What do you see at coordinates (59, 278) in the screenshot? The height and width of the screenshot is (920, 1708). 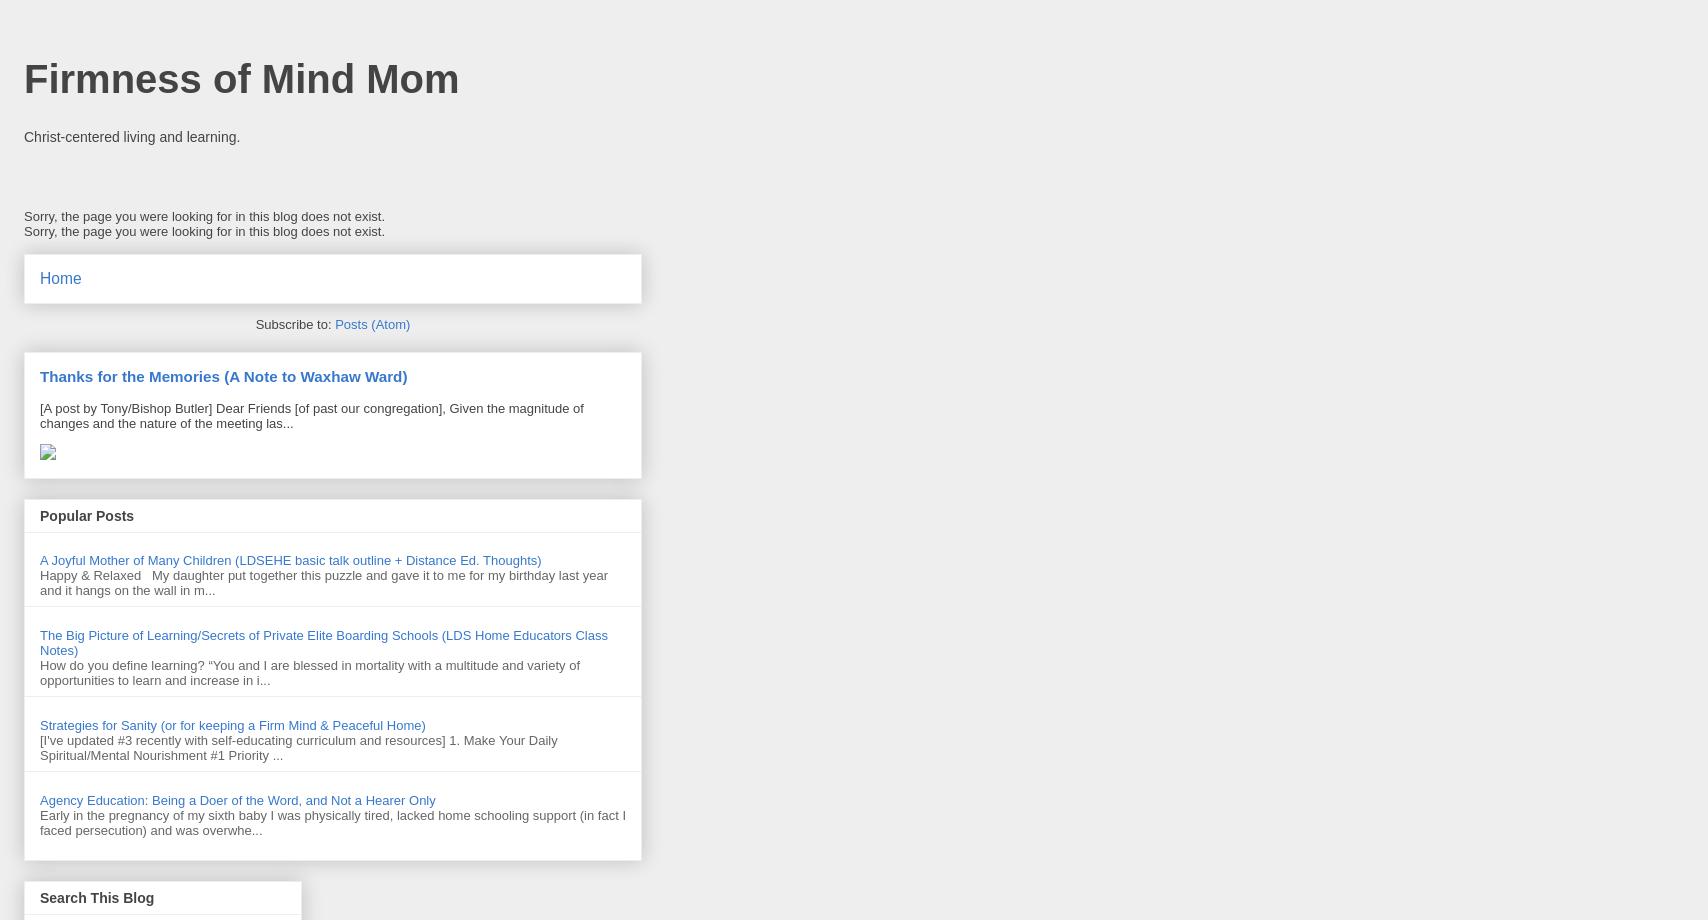 I see `'Home'` at bounding box center [59, 278].